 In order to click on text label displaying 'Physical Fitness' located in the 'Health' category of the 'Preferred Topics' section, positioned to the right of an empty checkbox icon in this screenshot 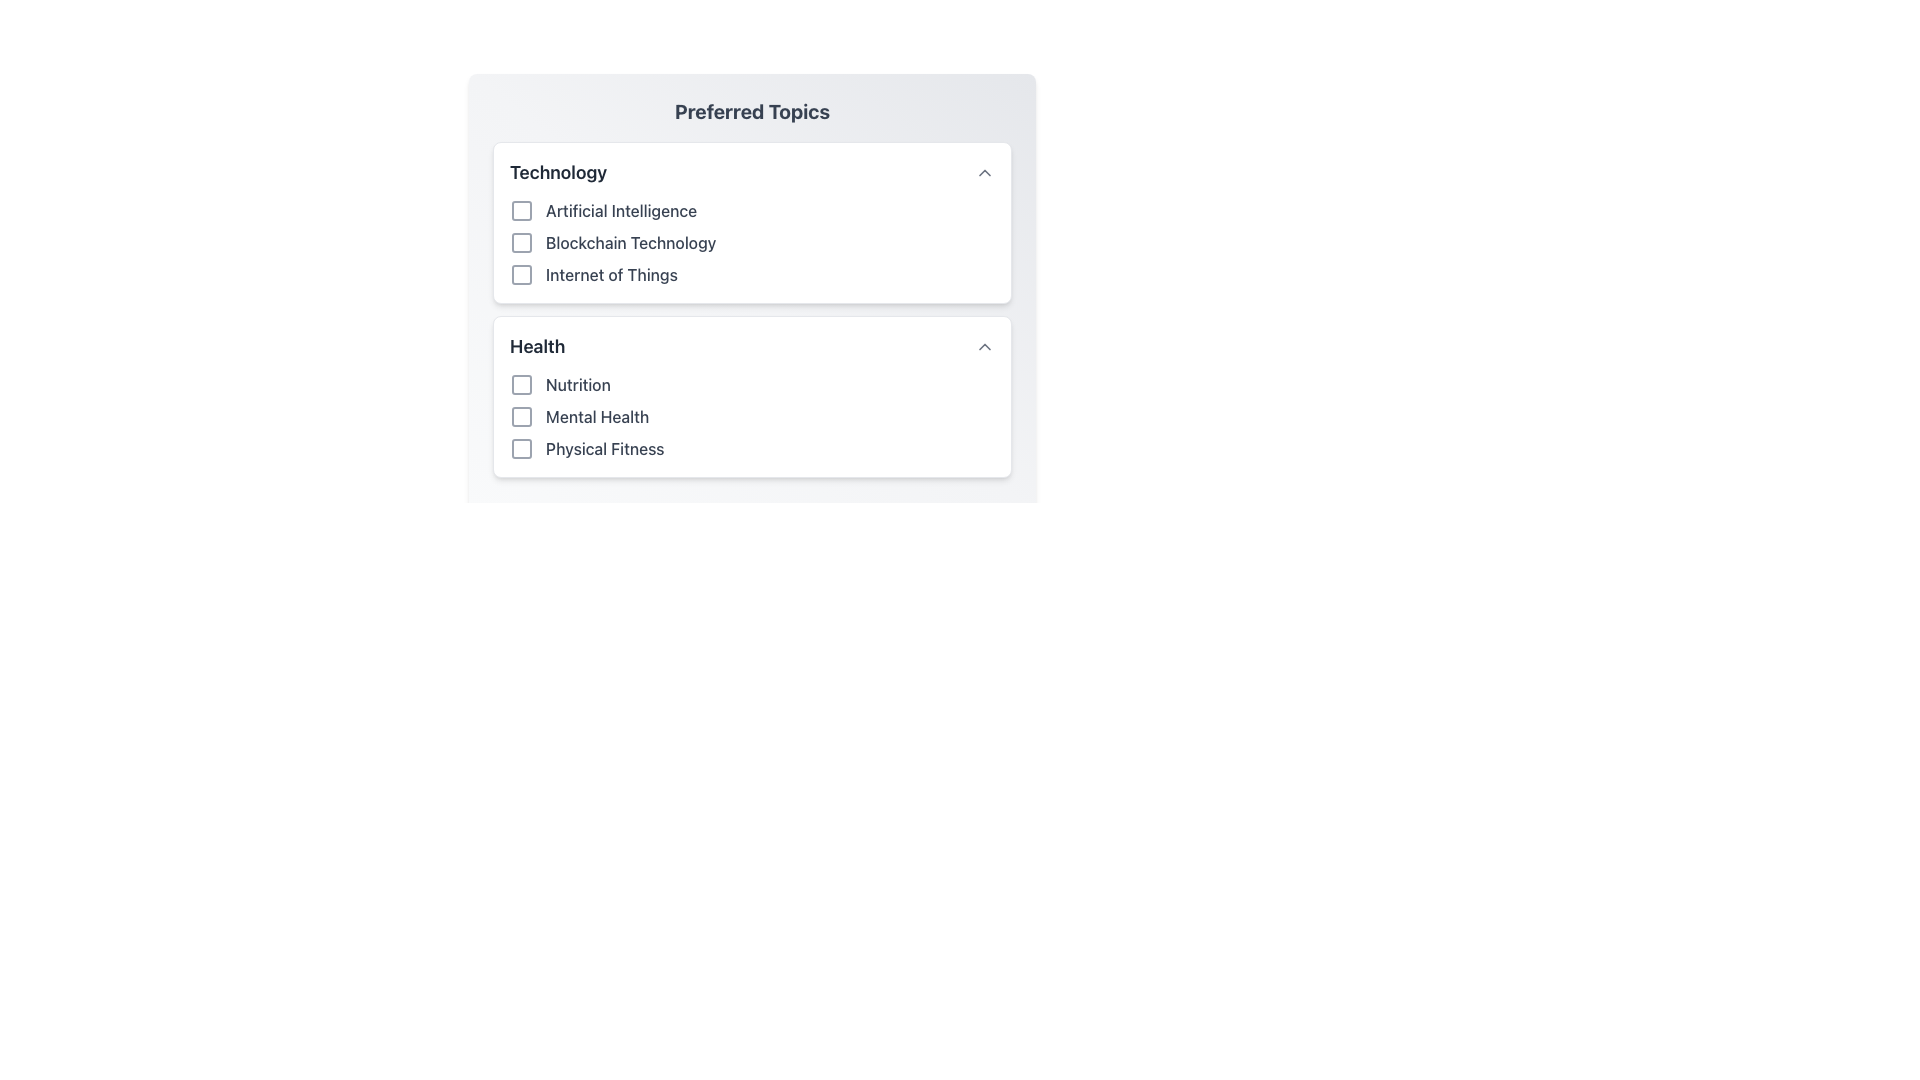, I will do `click(604, 447)`.